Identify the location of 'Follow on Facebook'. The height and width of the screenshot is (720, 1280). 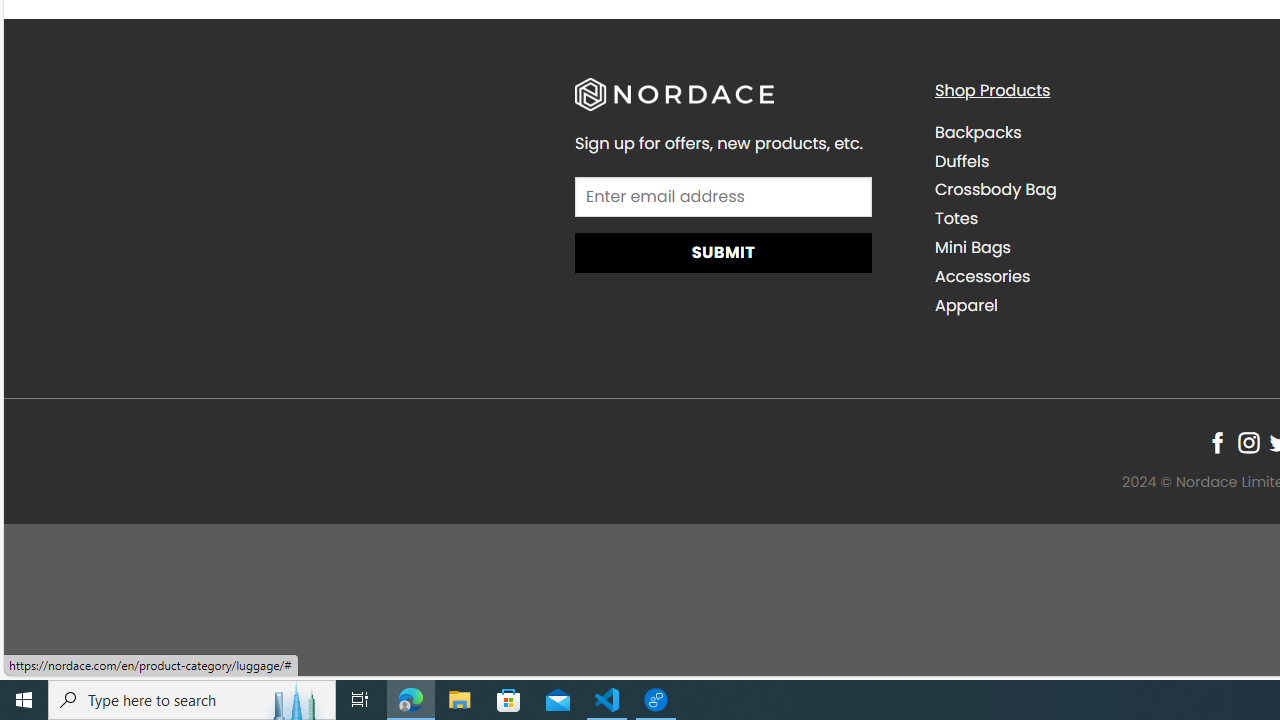
(1216, 441).